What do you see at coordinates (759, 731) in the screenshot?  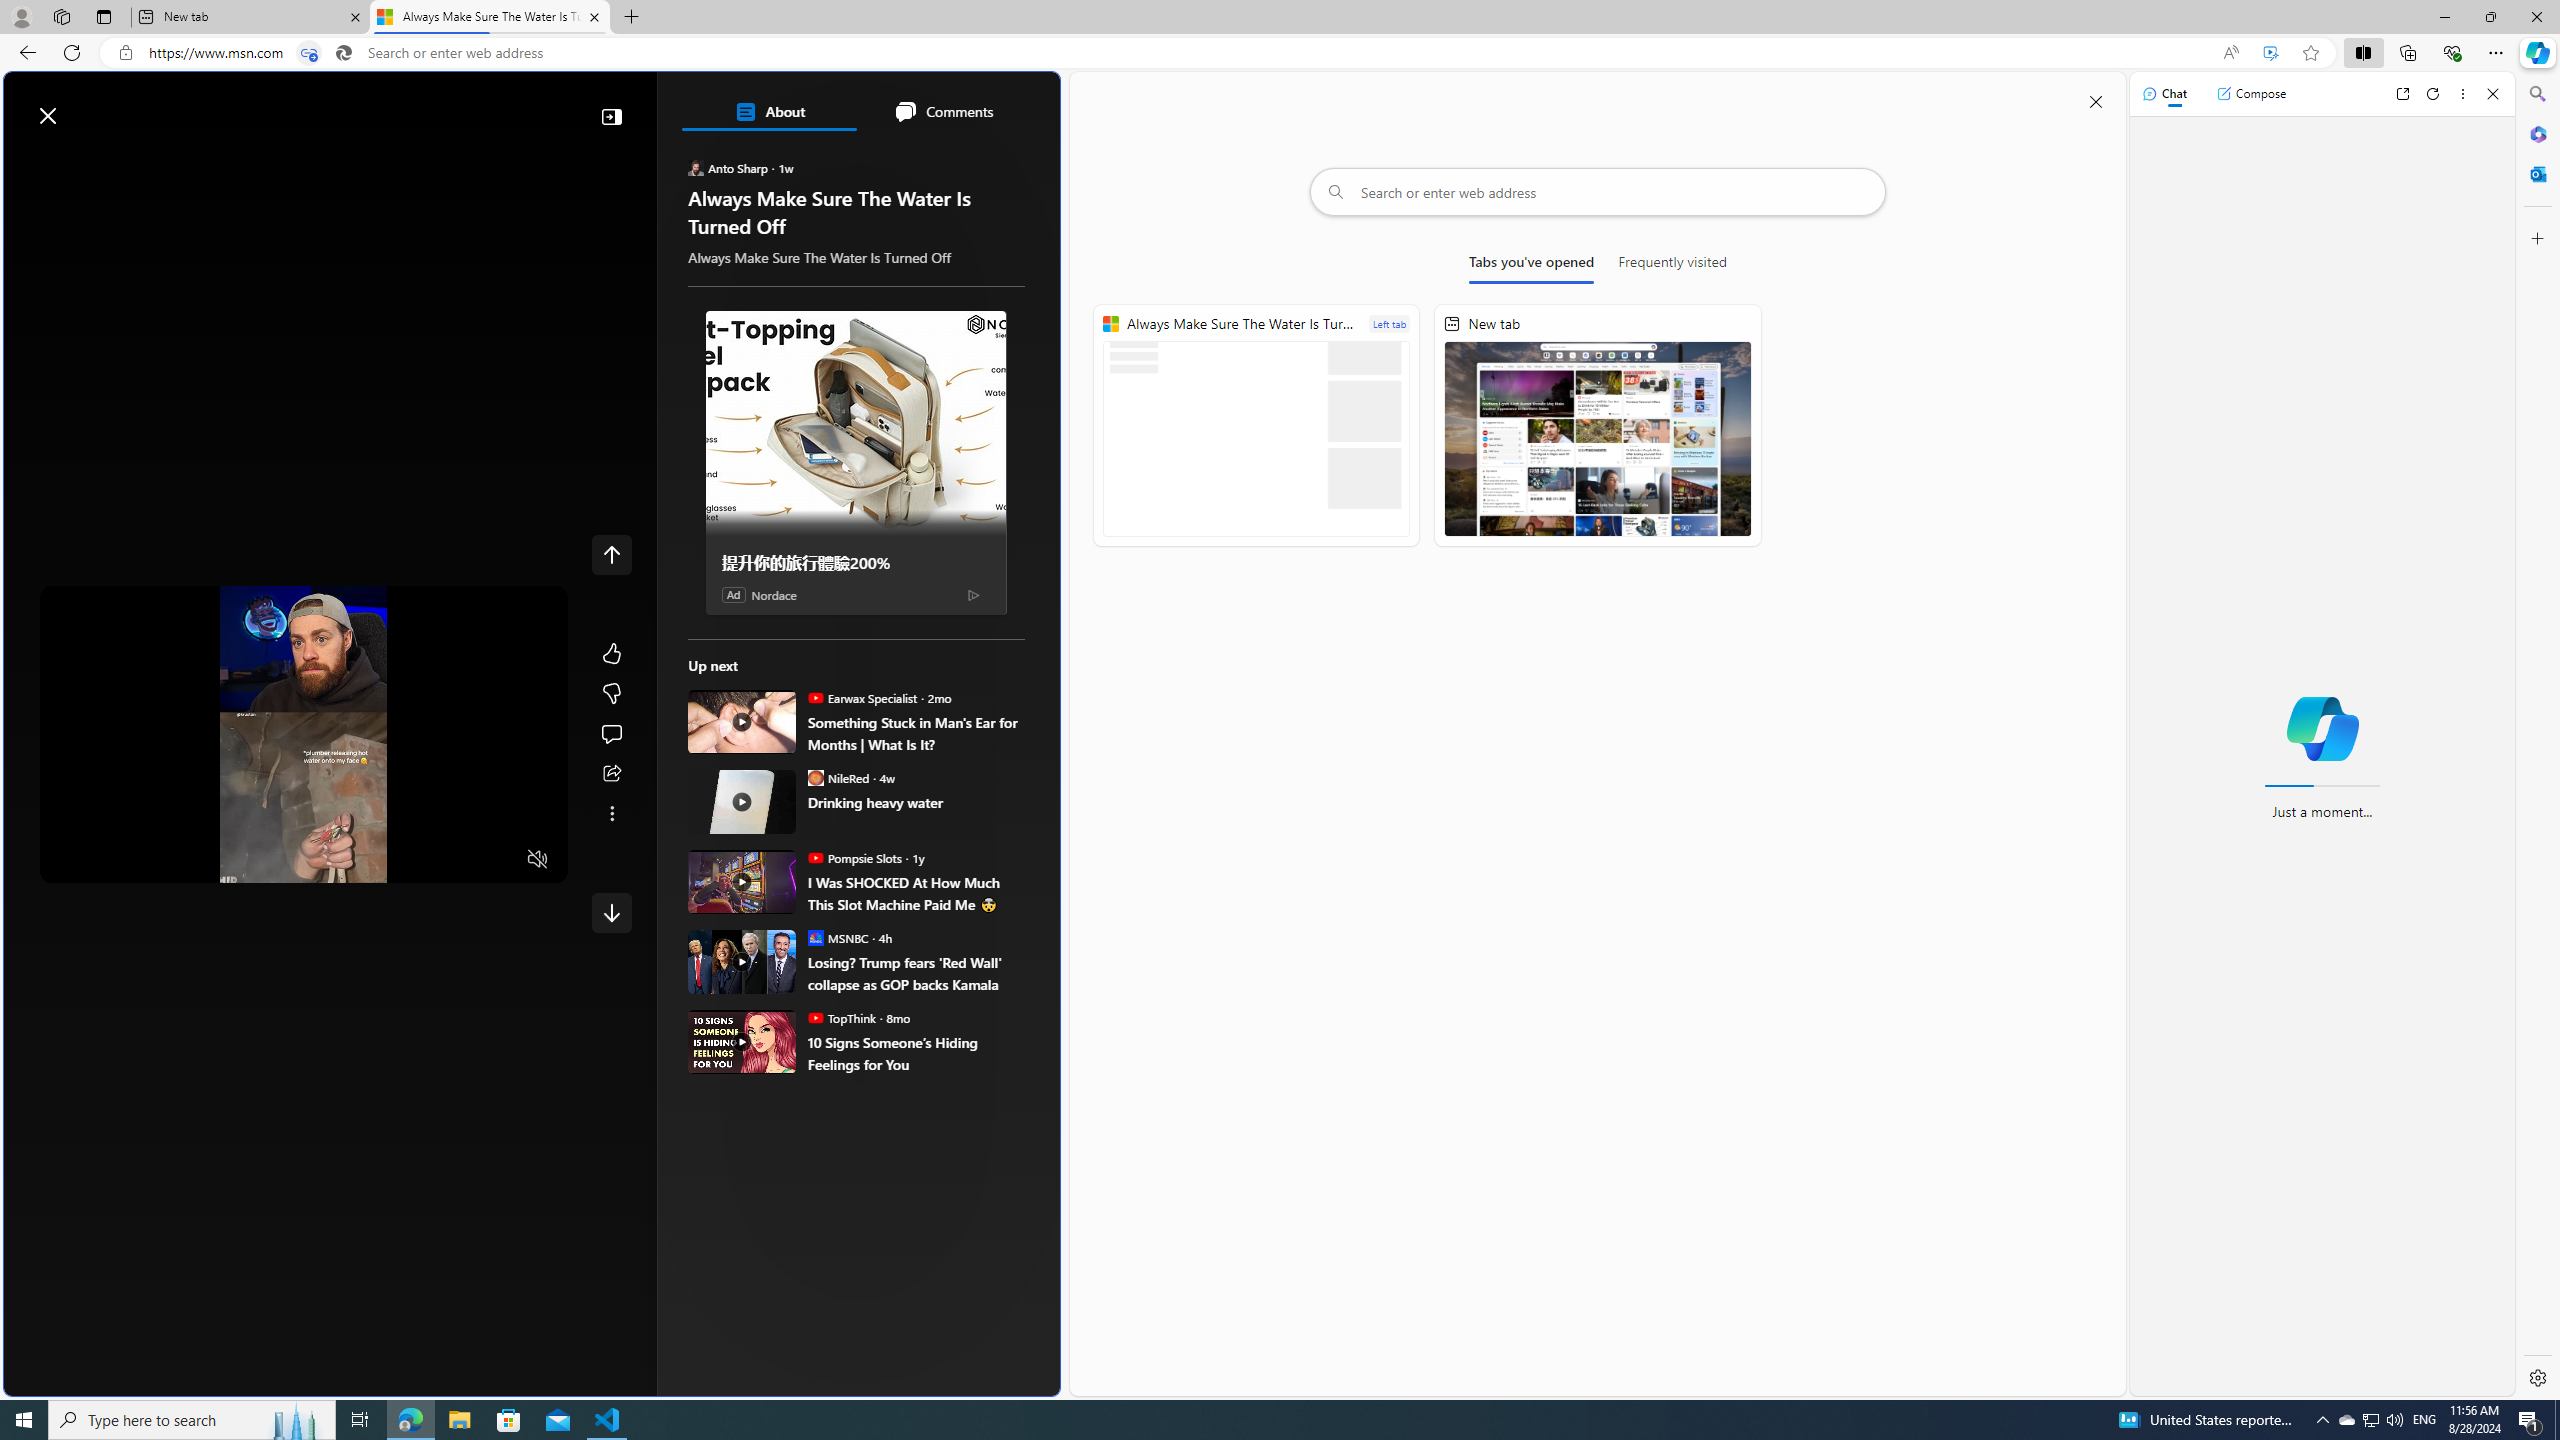 I see `'ABC News'` at bounding box center [759, 731].